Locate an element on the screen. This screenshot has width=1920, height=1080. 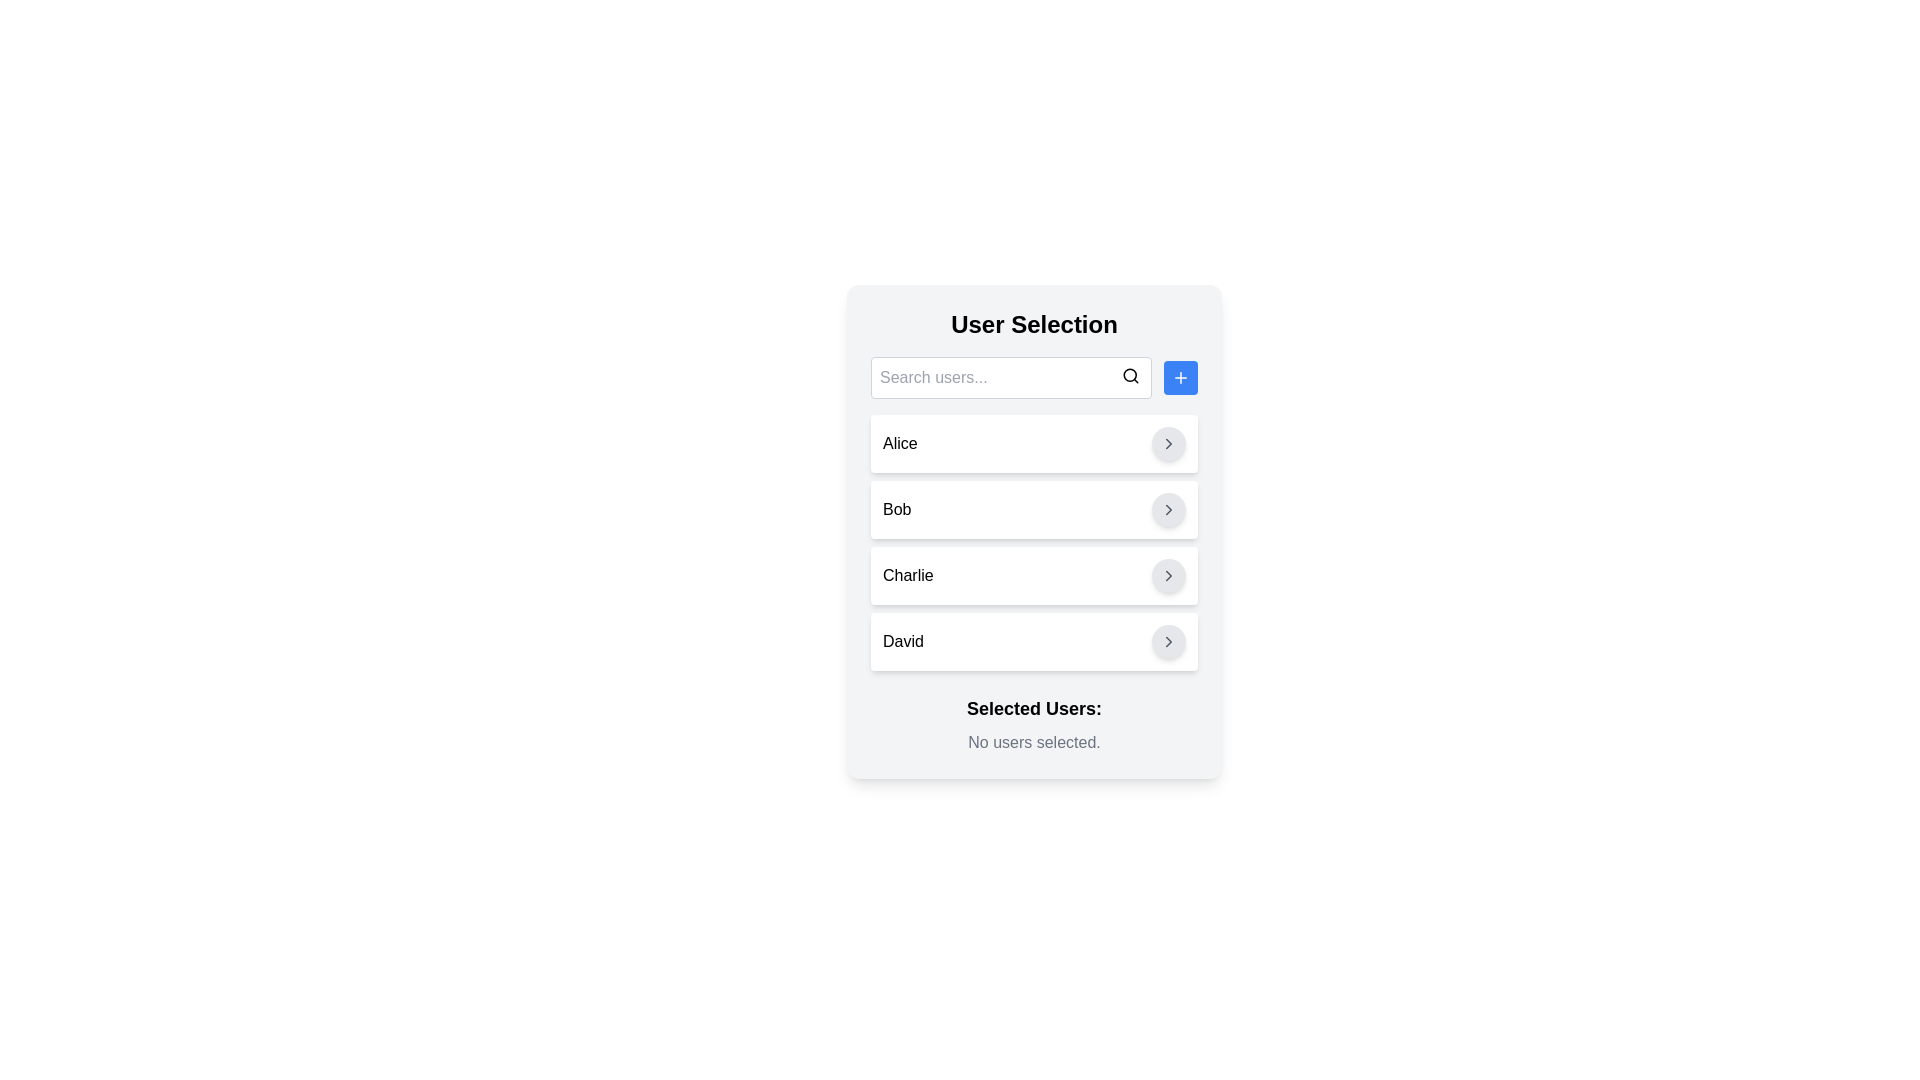
the interactive list item representing the user 'Charlie' is located at coordinates (1034, 575).